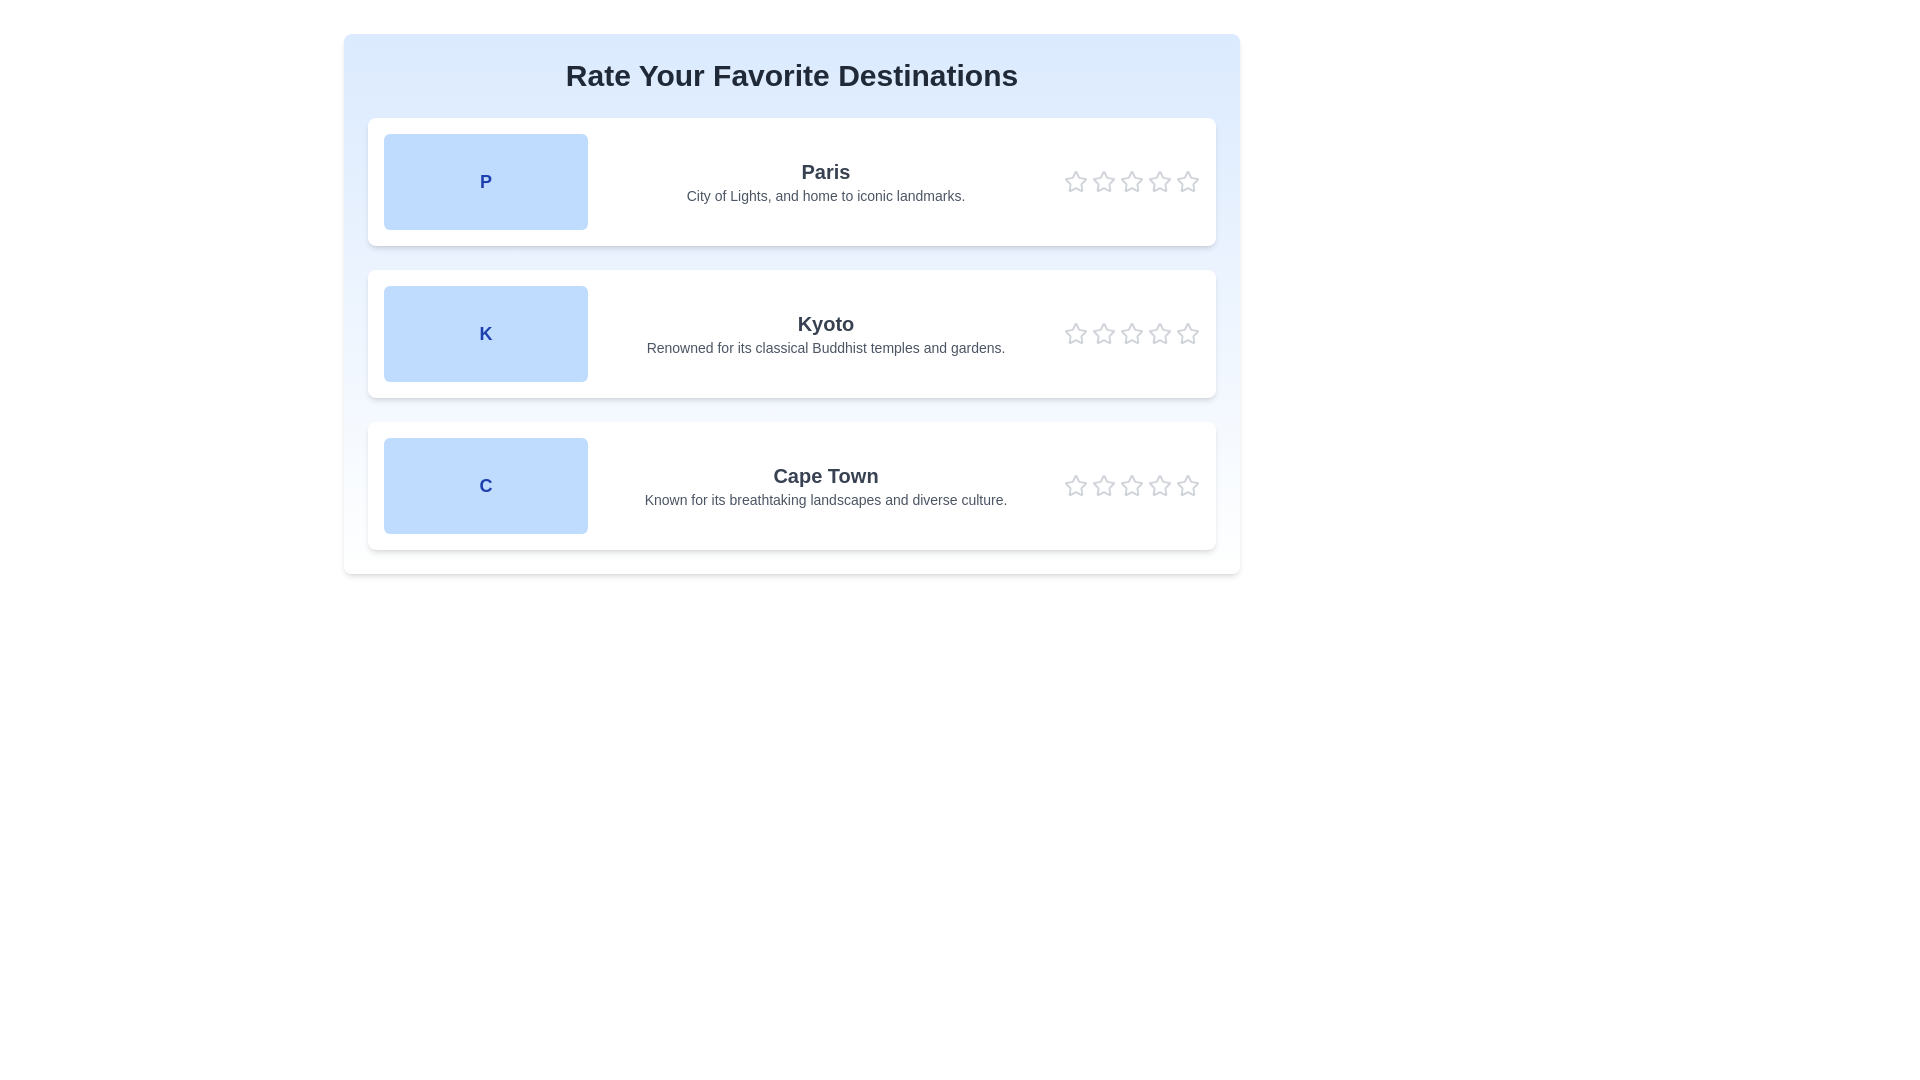 Image resolution: width=1920 pixels, height=1080 pixels. I want to click on the text label that reads 'Known for its breathtaking landscapes and diverse culture.' located beneath the title 'Cape Town', so click(825, 499).